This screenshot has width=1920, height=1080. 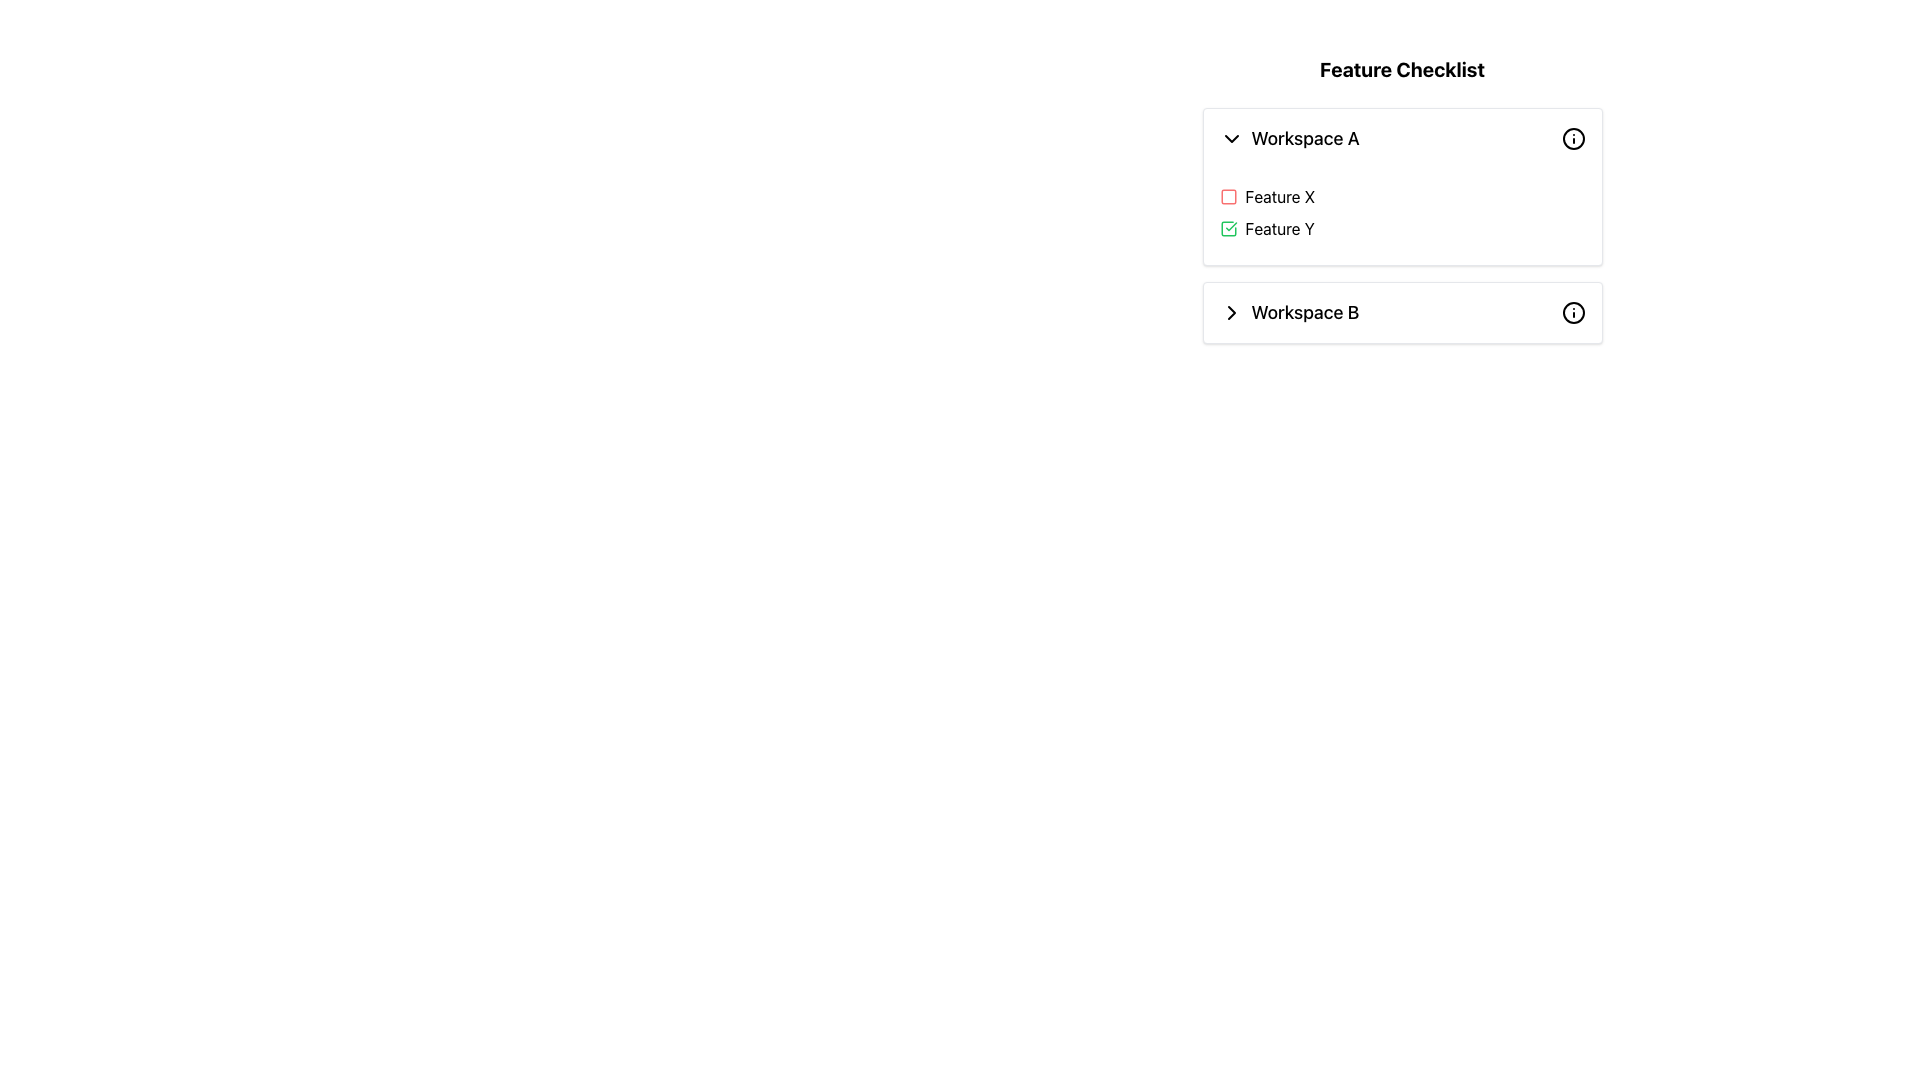 I want to click on the second checkable list item labeled 'Feature Y' in the 'Feature Checklist' section, so click(x=1401, y=227).